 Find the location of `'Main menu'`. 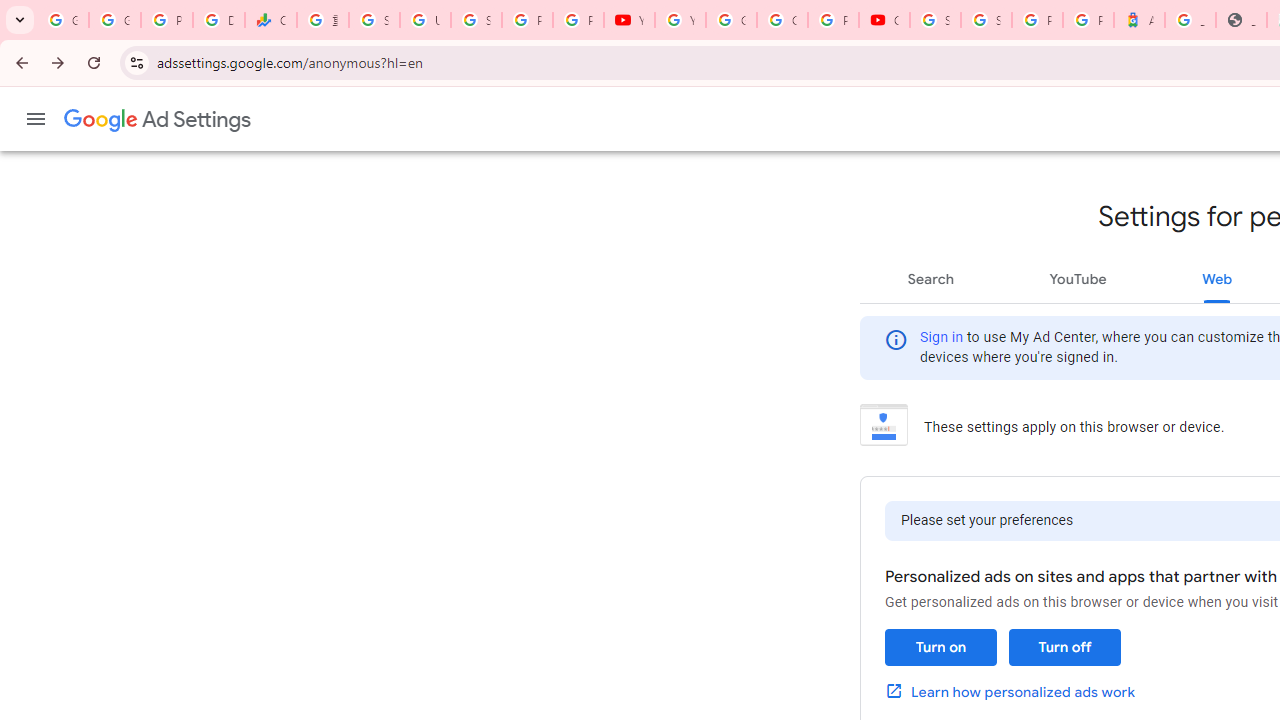

'Main menu' is located at coordinates (35, 119).